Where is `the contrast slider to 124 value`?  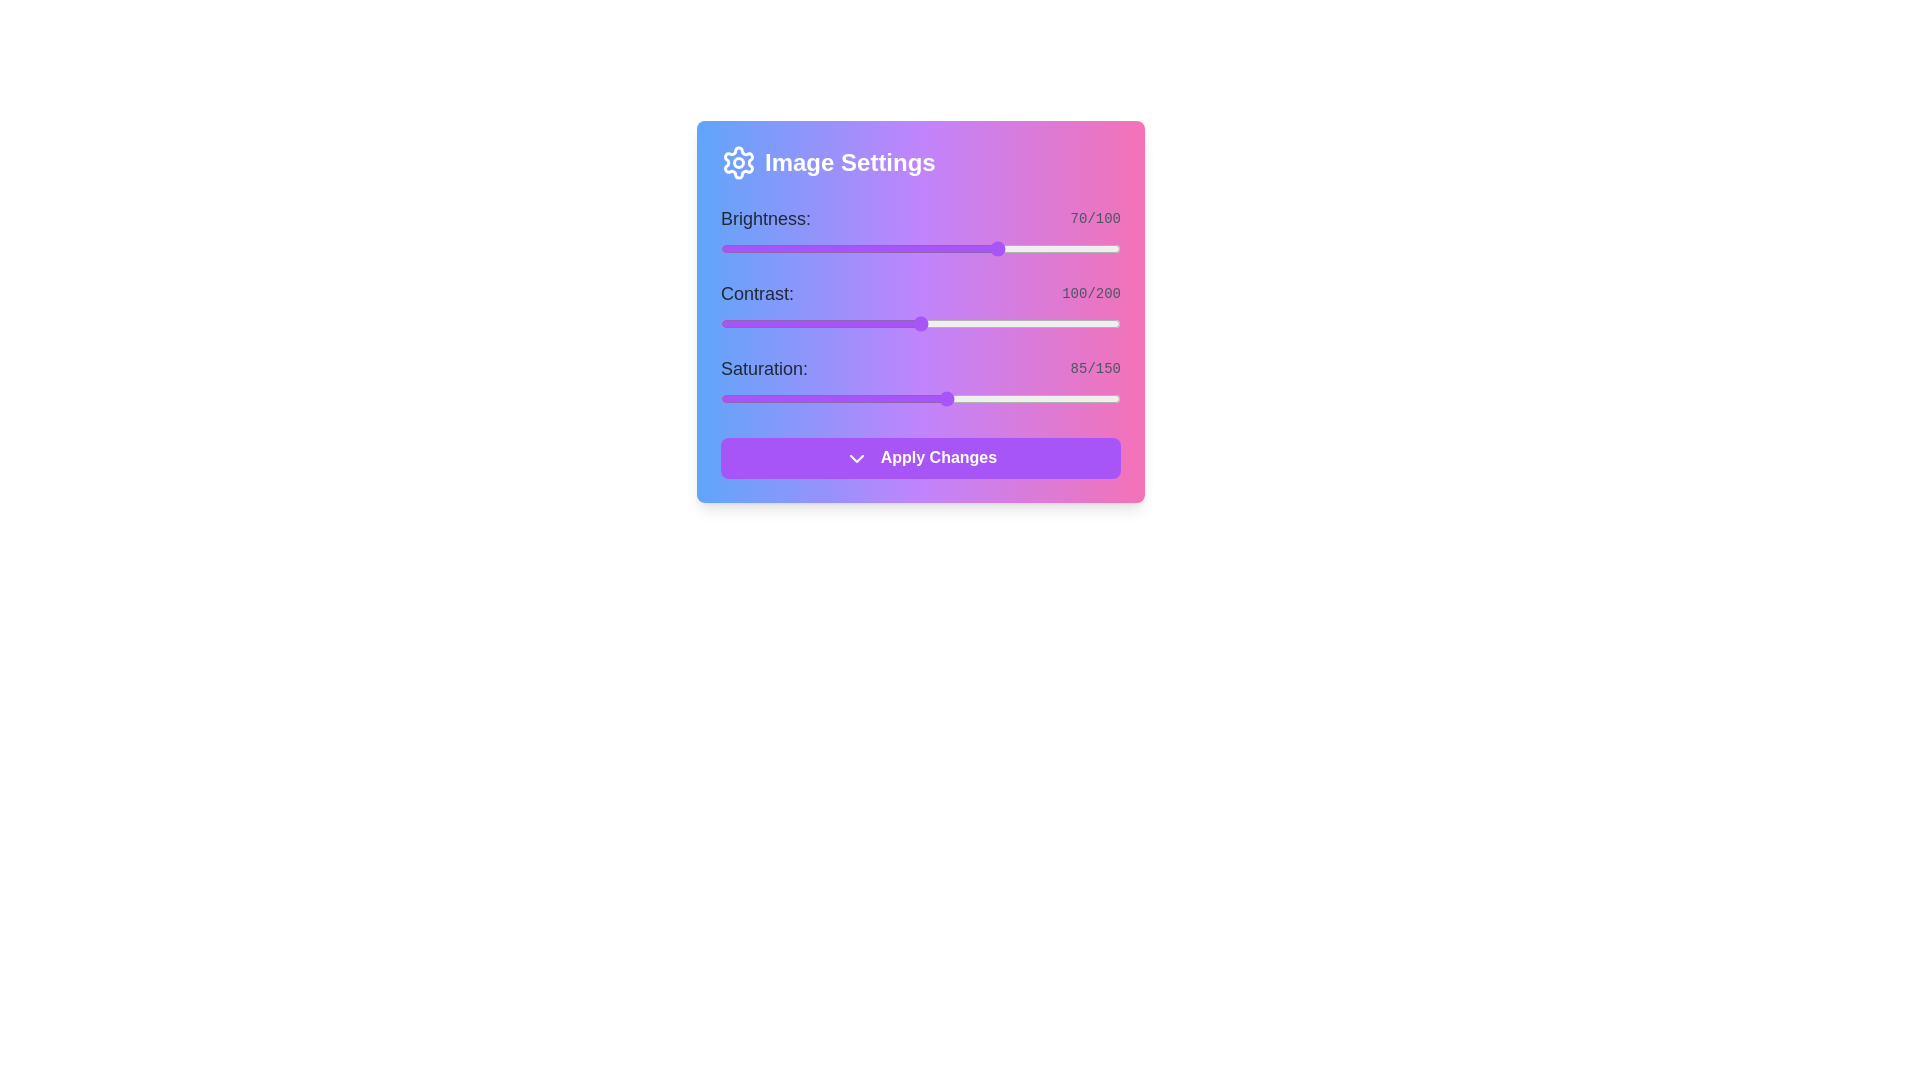
the contrast slider to 124 value is located at coordinates (969, 323).